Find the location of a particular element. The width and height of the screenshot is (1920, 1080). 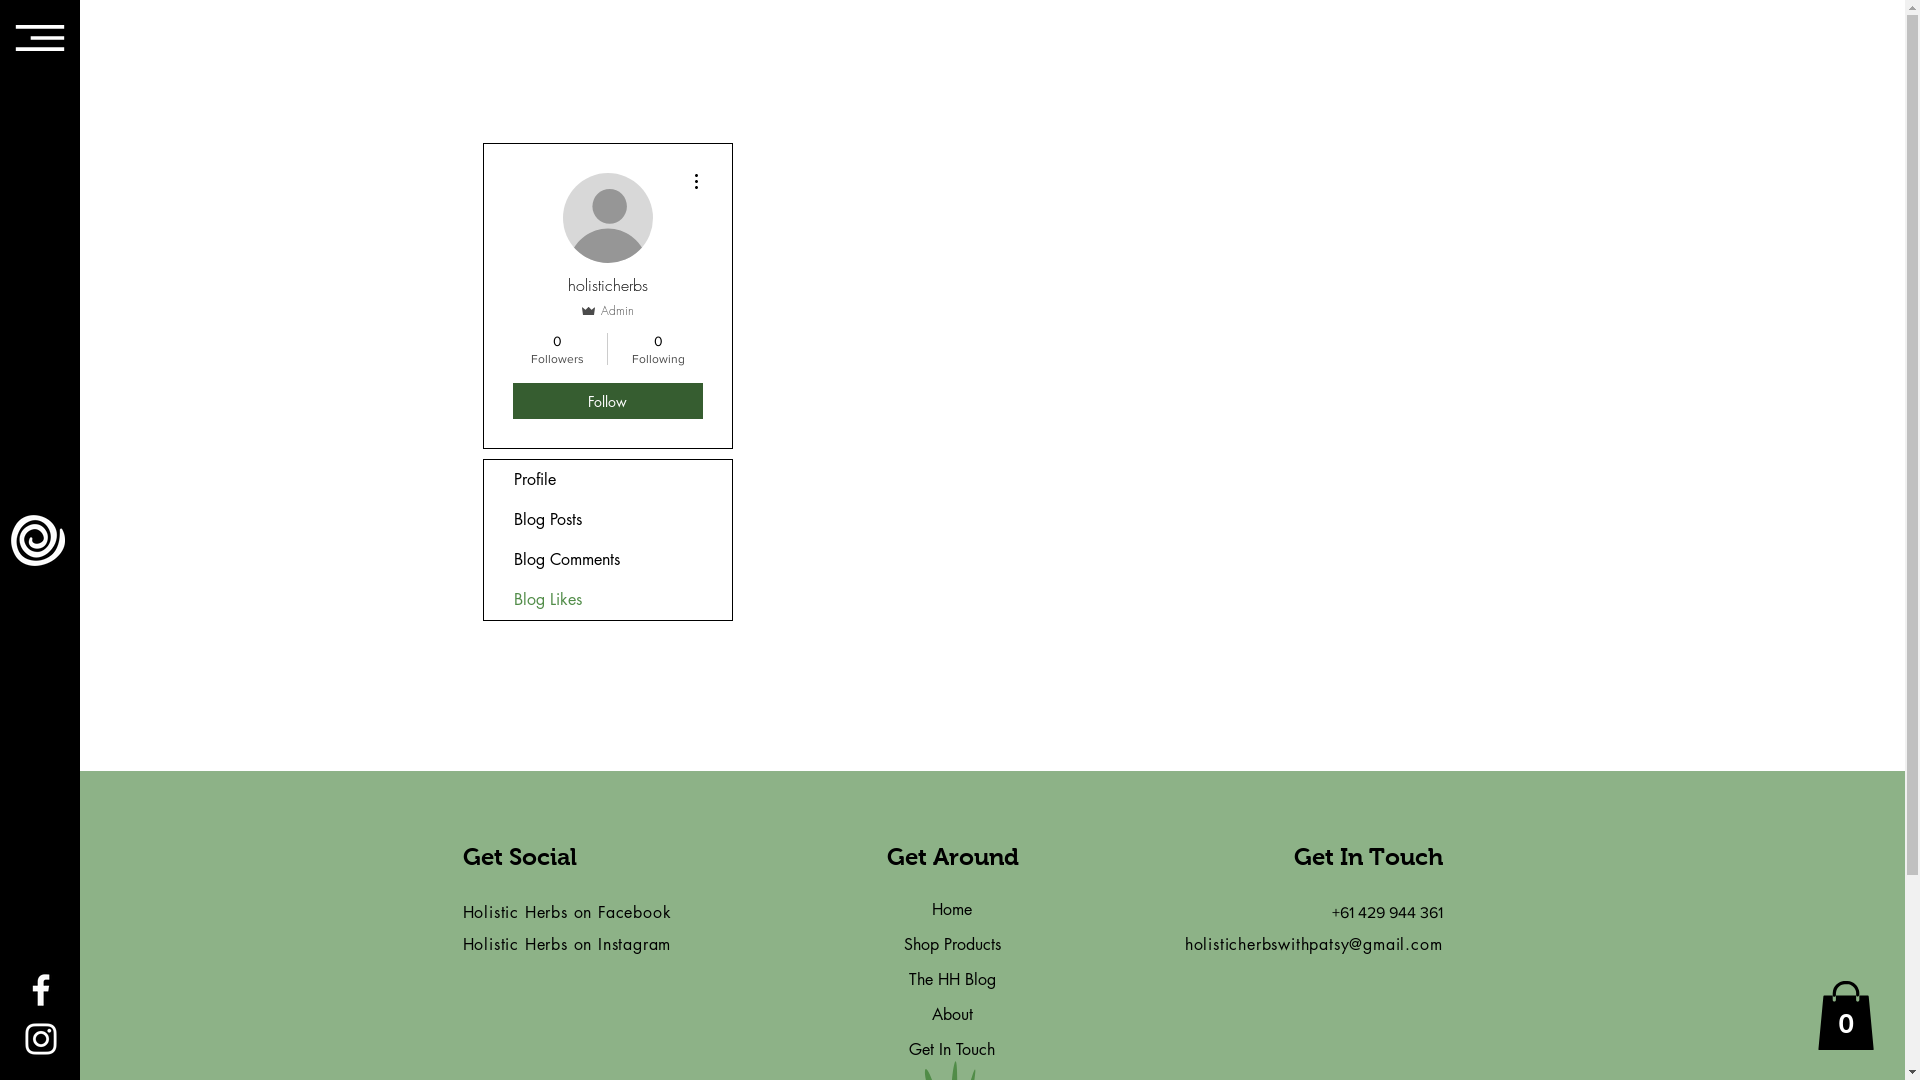

'holisticherbswithpatsy@gmail.com' is located at coordinates (1314, 944).